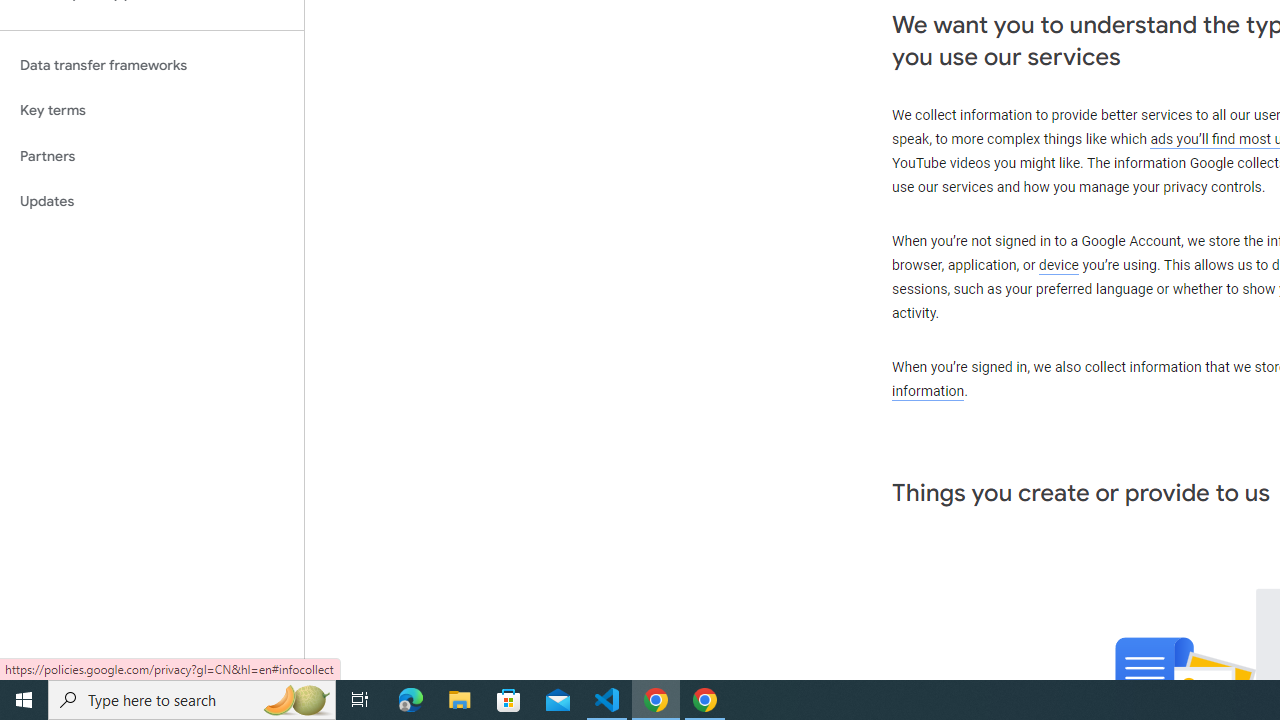 This screenshot has height=720, width=1280. What do you see at coordinates (151, 110) in the screenshot?
I see `'Key terms'` at bounding box center [151, 110].